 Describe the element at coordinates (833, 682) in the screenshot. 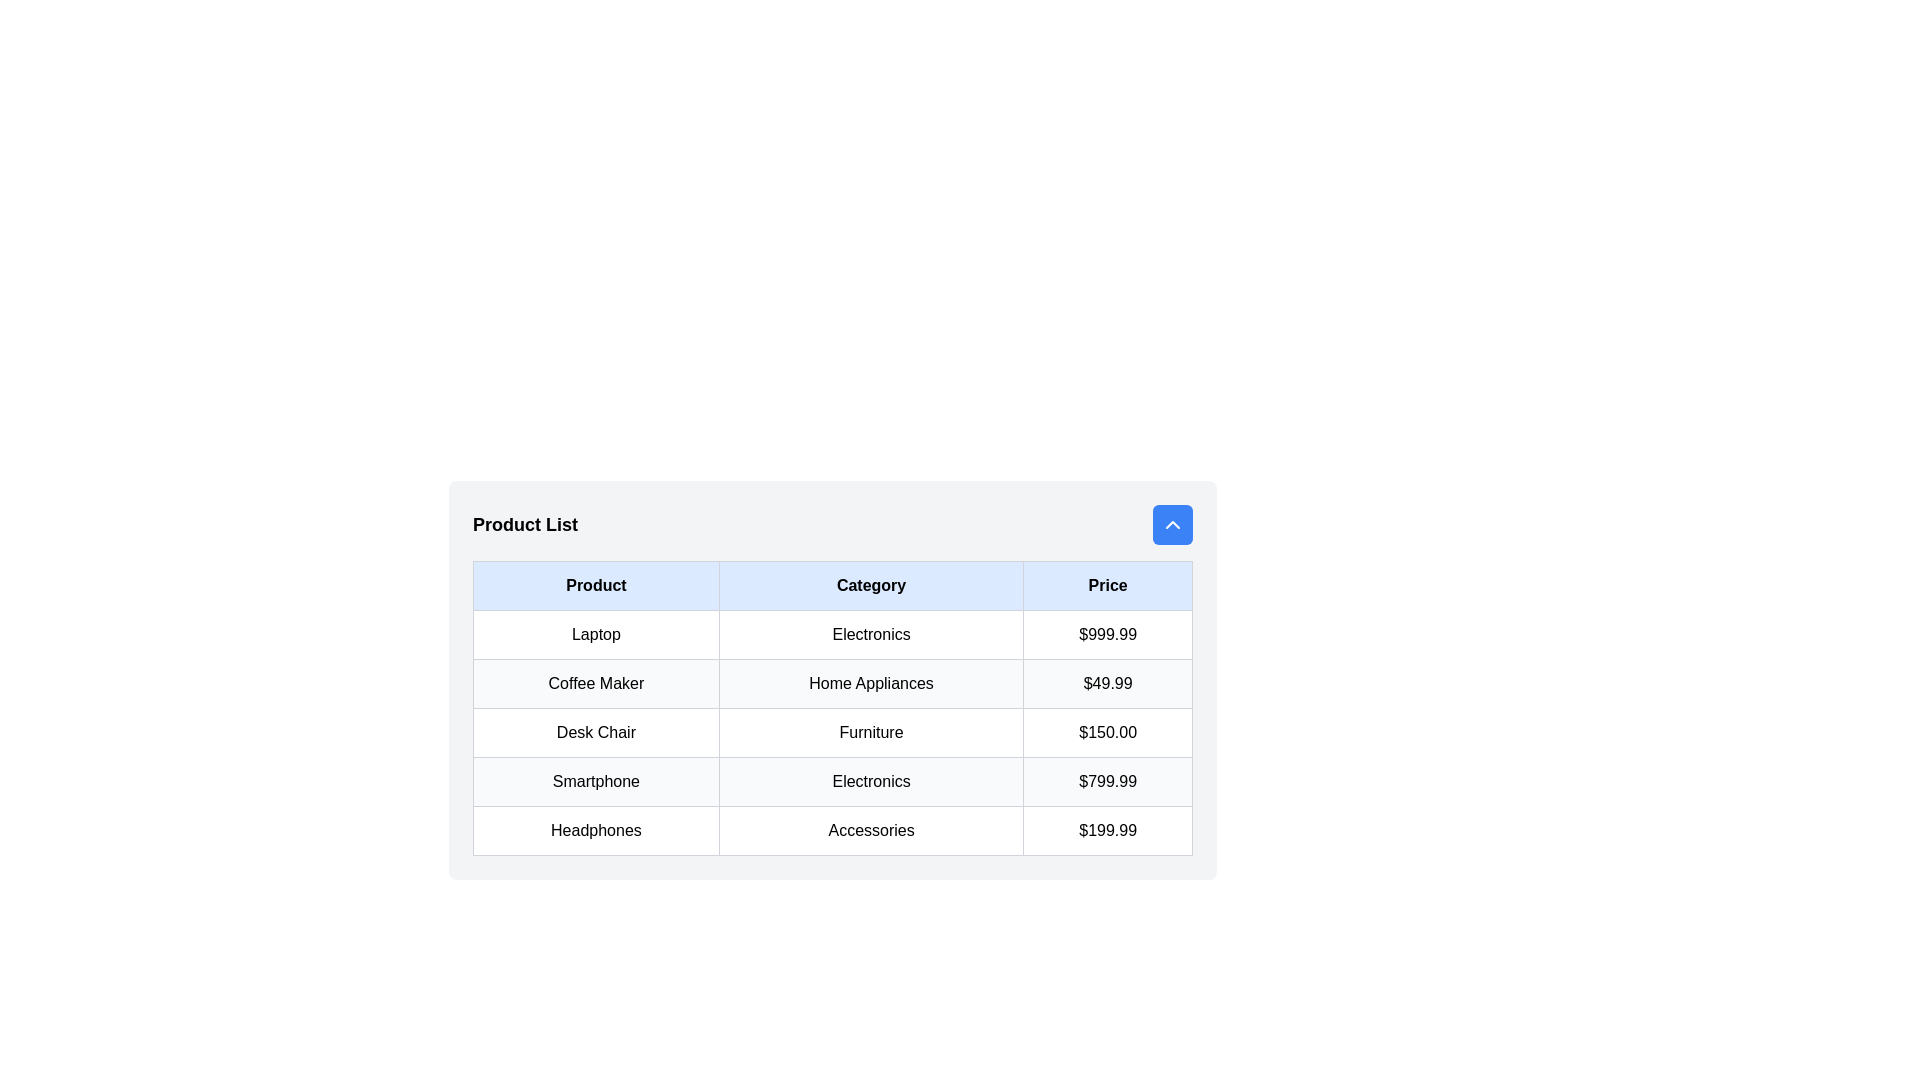

I see `the second row of the product list table, which displays information about a product's name, category, and price, positioned below 'Laptop' and above 'Desk Chair'` at that location.